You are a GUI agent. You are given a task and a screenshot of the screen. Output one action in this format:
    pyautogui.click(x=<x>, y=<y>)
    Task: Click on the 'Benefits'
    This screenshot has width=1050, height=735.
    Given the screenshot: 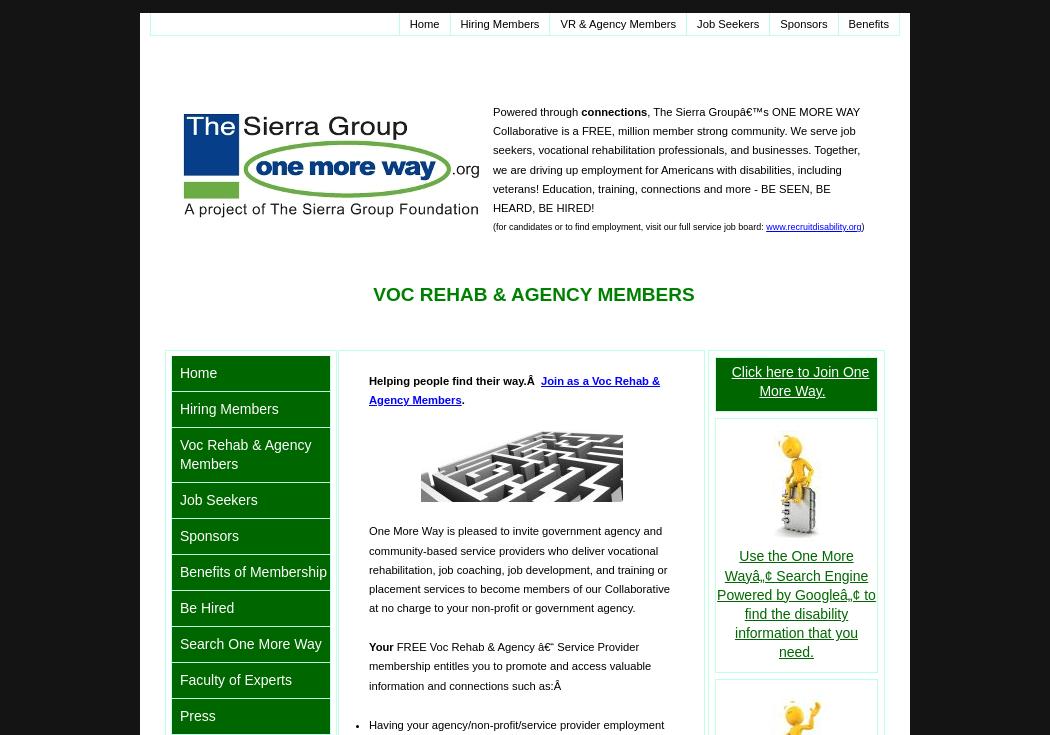 What is the action you would take?
    pyautogui.click(x=867, y=23)
    